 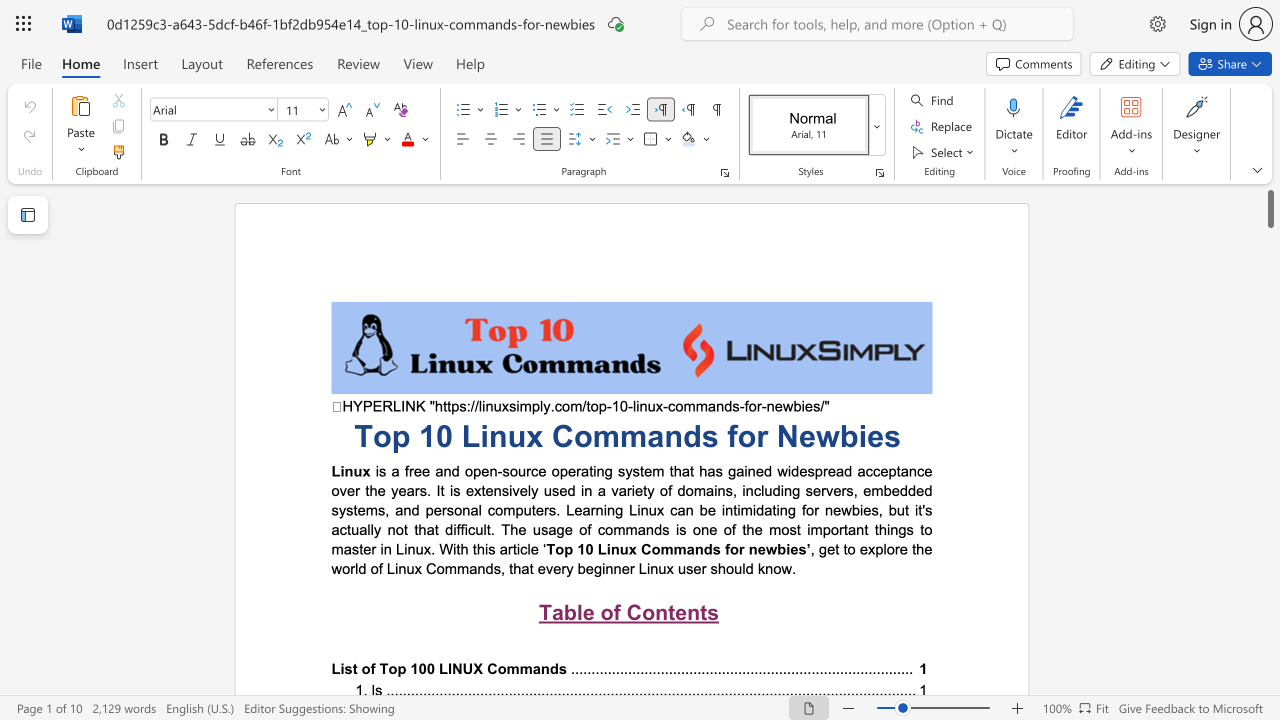 I want to click on the subset text "cl" within the text "is one of the most important things to master in Linux. With this article ‘", so click(x=520, y=549).